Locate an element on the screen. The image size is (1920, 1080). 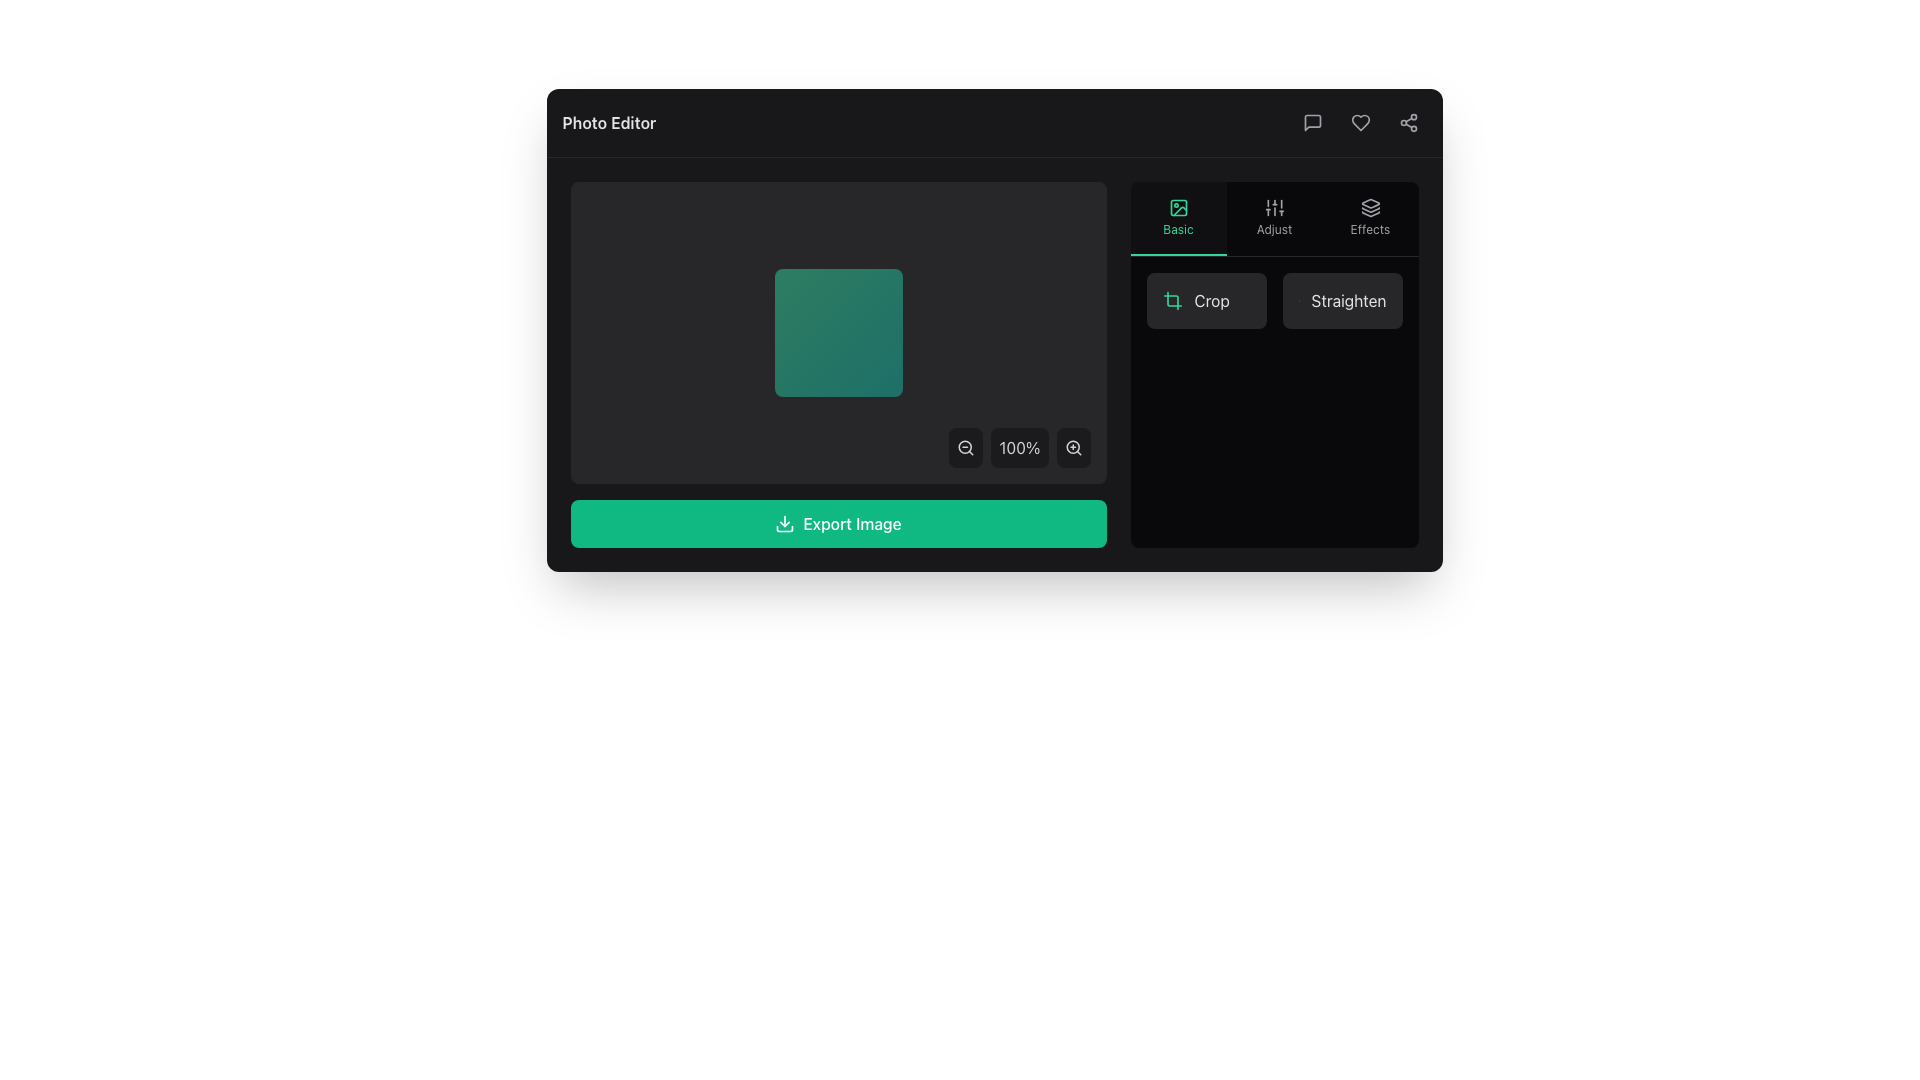
the 'Effects' icon located in the upper section of the rightmost vertical menu group, which serves as a trigger for selecting or applying effects to the content in the application is located at coordinates (1369, 208).